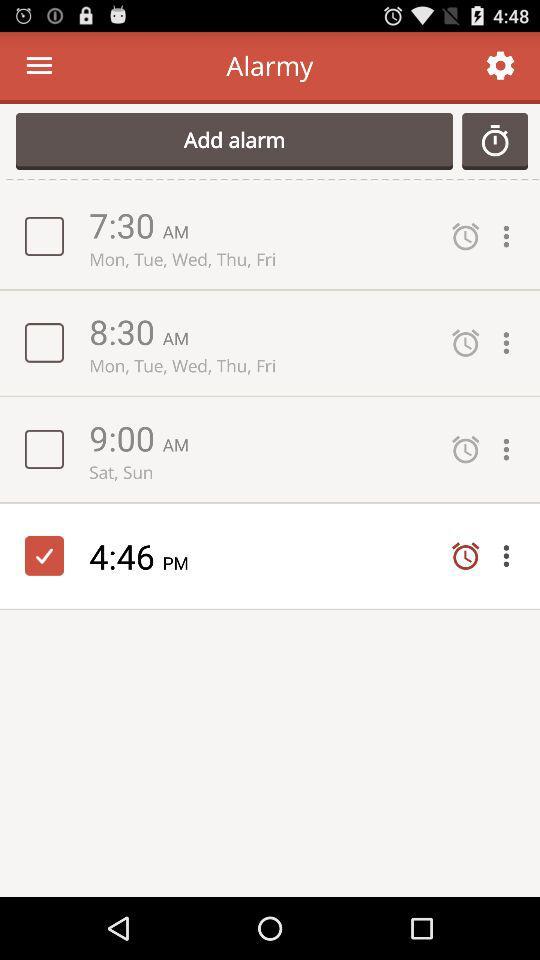  What do you see at coordinates (260, 472) in the screenshot?
I see `the item below 9:00 icon` at bounding box center [260, 472].